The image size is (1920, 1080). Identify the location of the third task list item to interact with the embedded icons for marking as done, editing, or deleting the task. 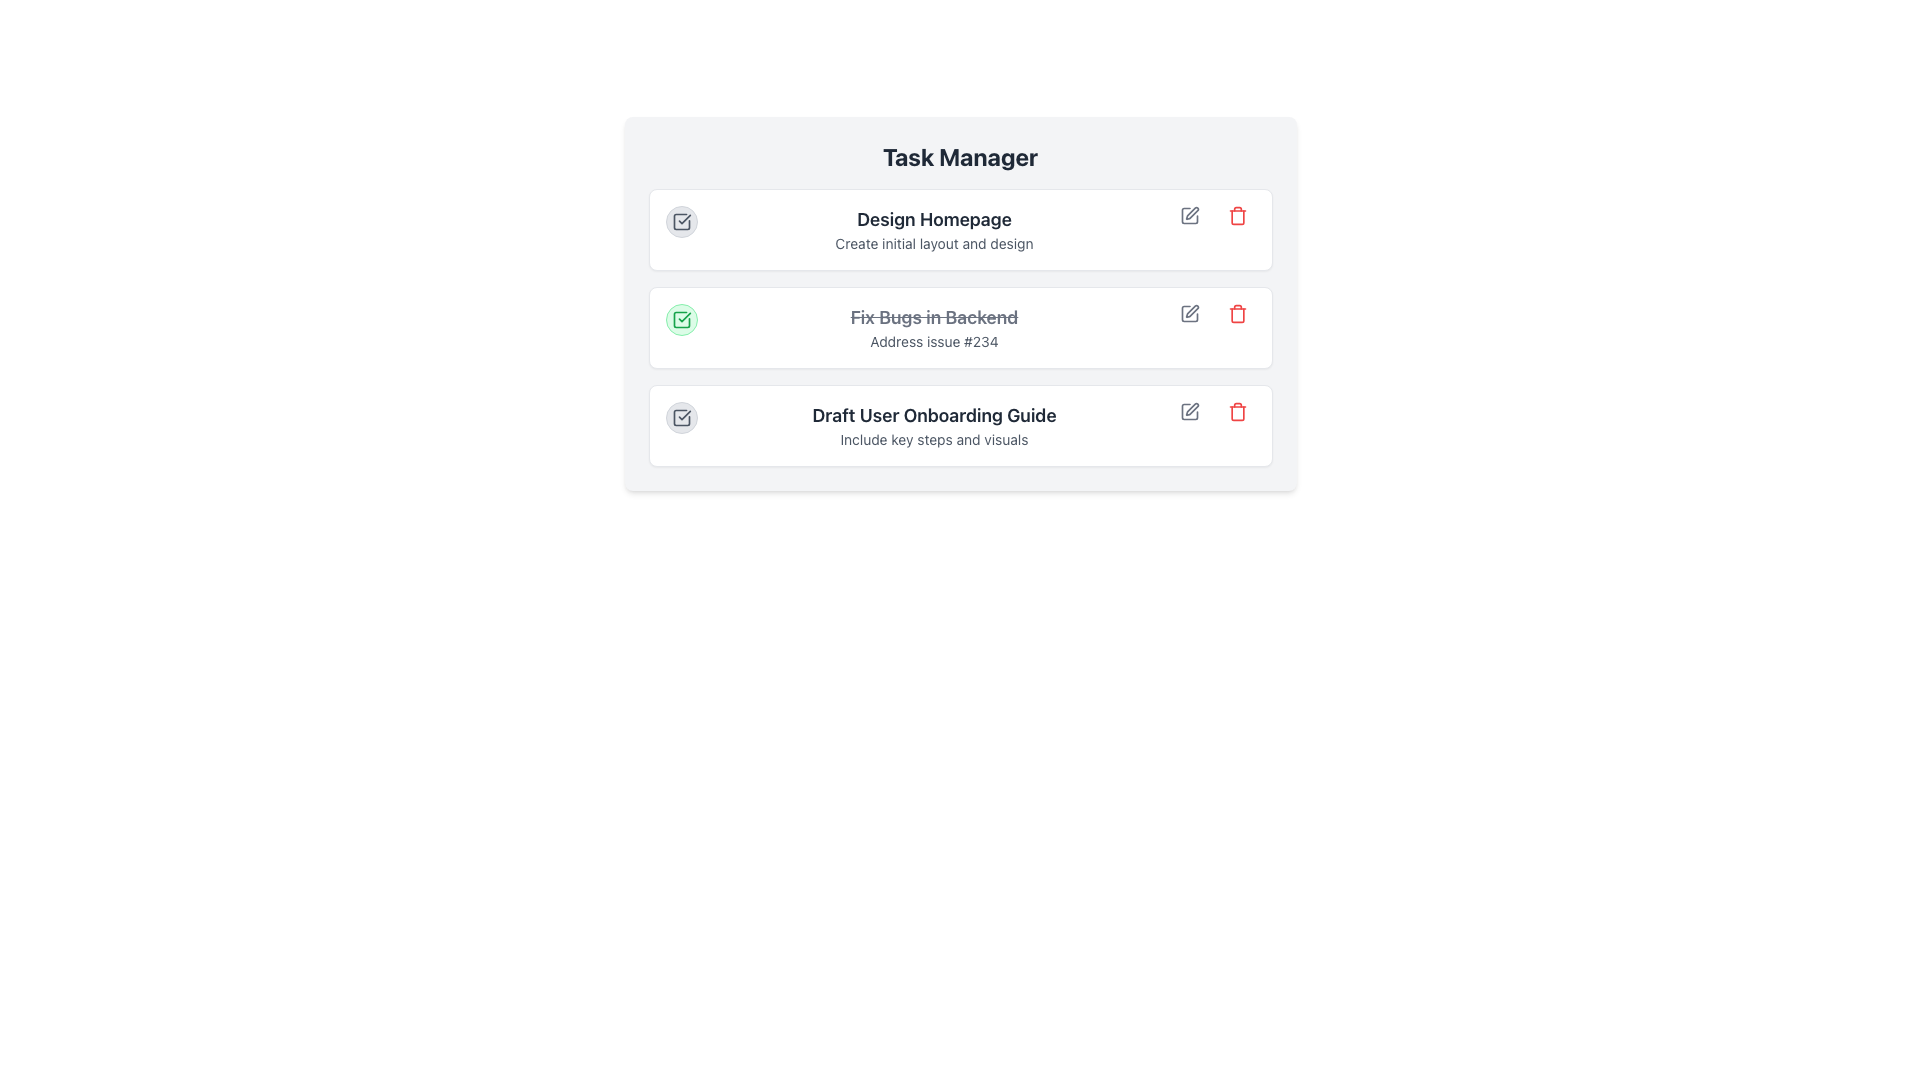
(960, 424).